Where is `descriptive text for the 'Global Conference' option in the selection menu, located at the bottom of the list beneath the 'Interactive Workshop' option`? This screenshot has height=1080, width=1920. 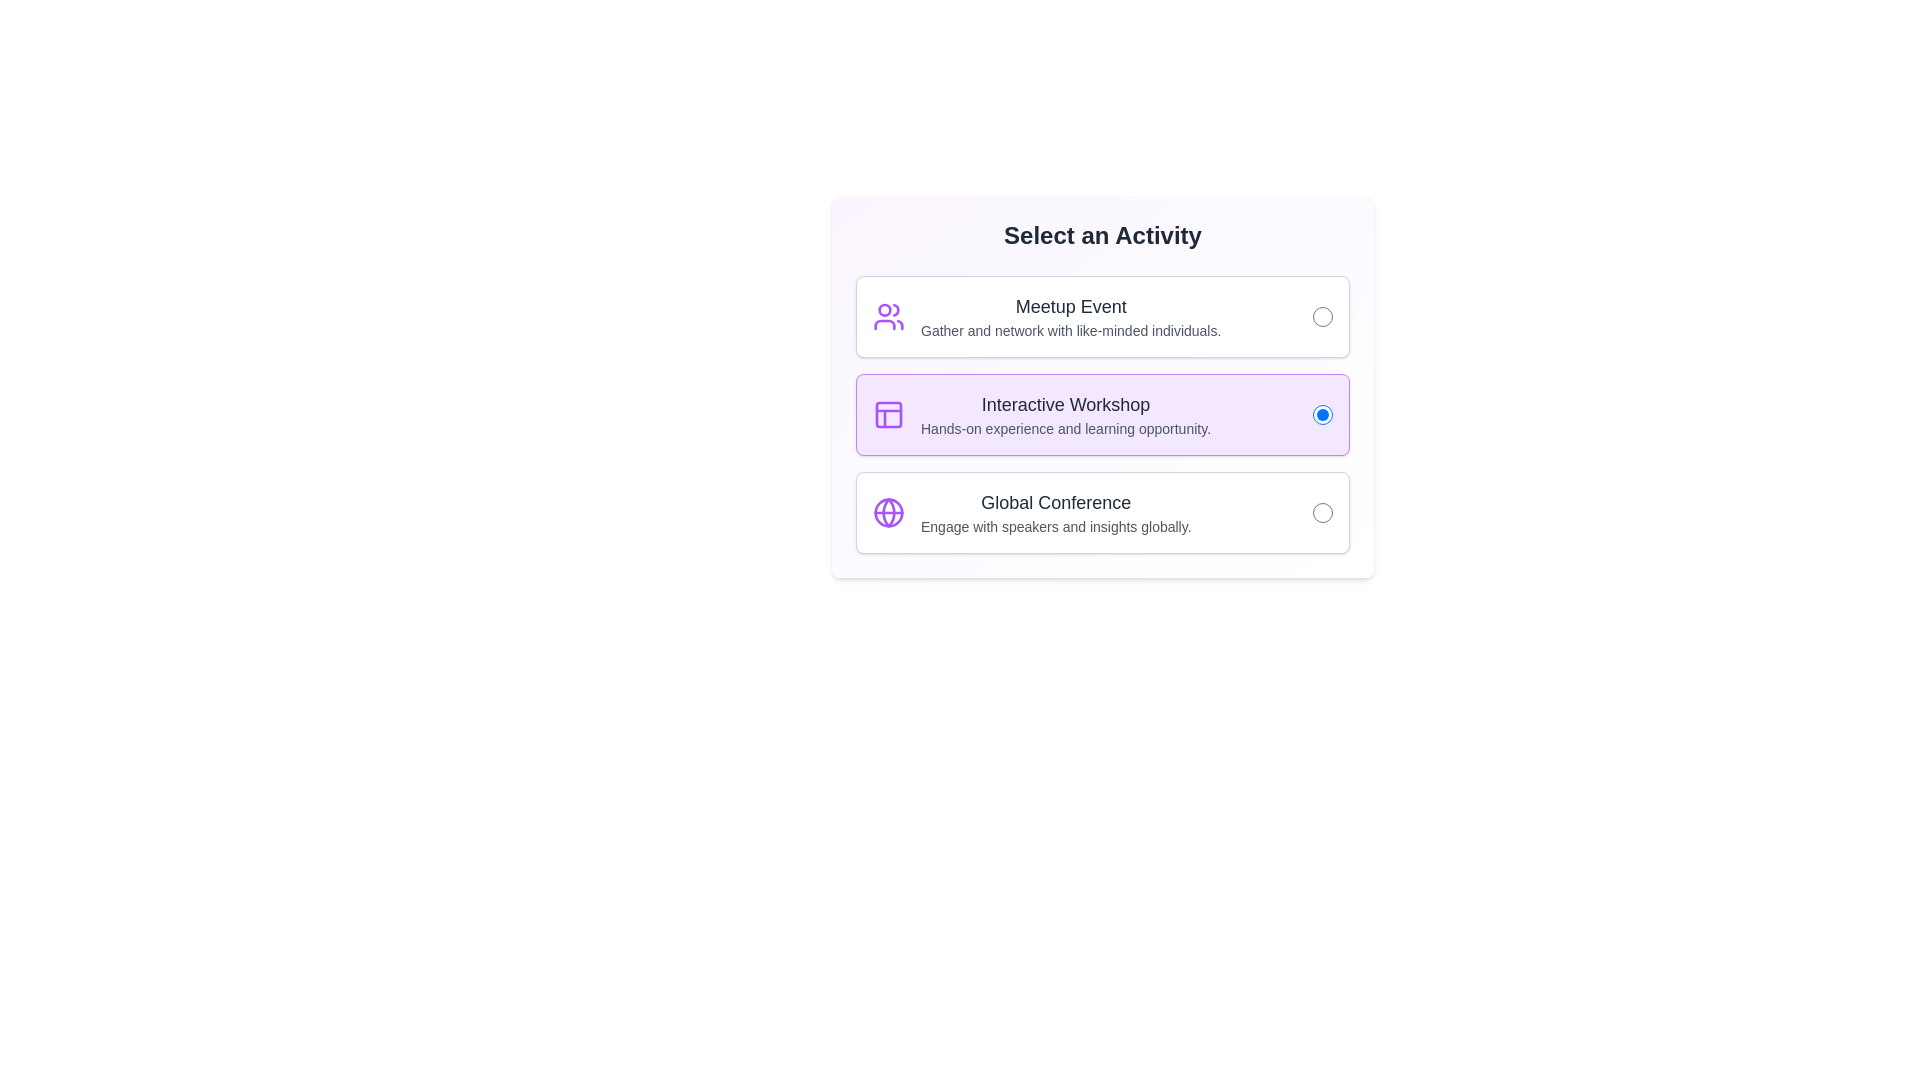
descriptive text for the 'Global Conference' option in the selection menu, located at the bottom of the list beneath the 'Interactive Workshop' option is located at coordinates (1055, 512).